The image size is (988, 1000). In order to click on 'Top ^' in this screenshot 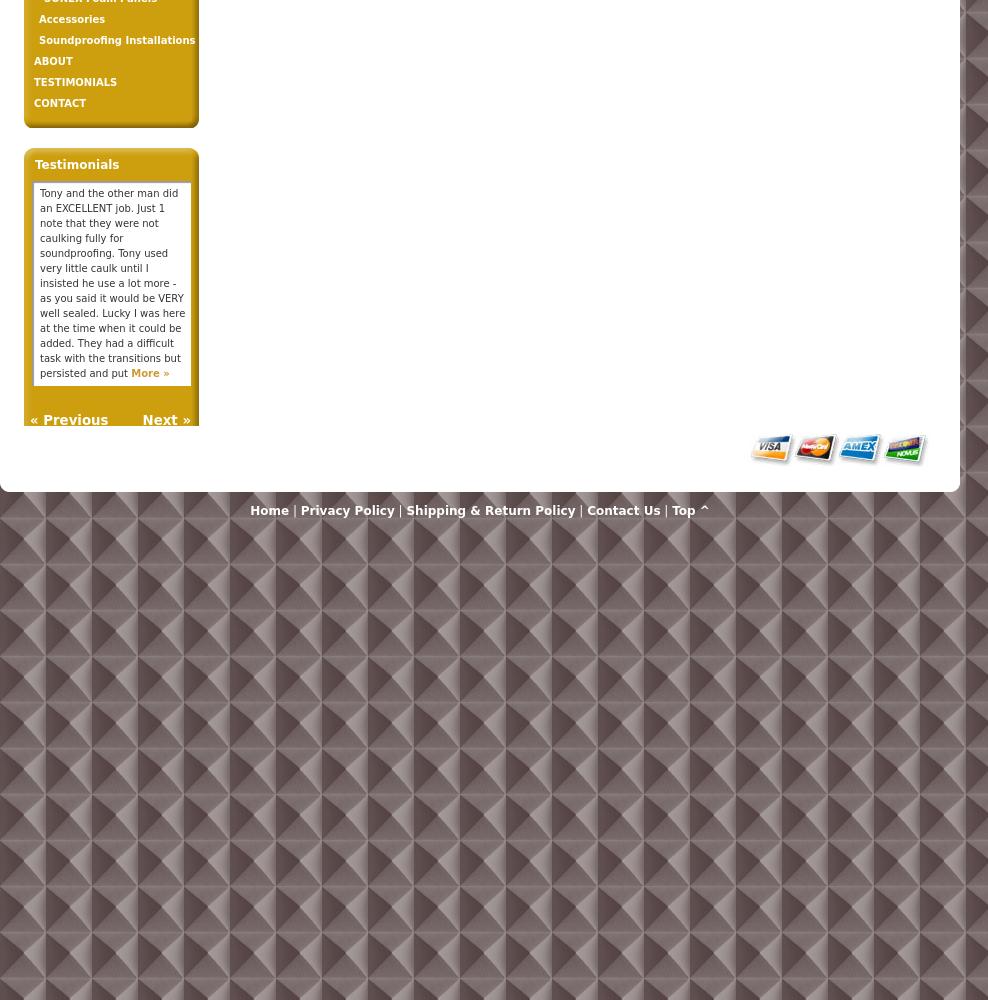, I will do `click(690, 511)`.